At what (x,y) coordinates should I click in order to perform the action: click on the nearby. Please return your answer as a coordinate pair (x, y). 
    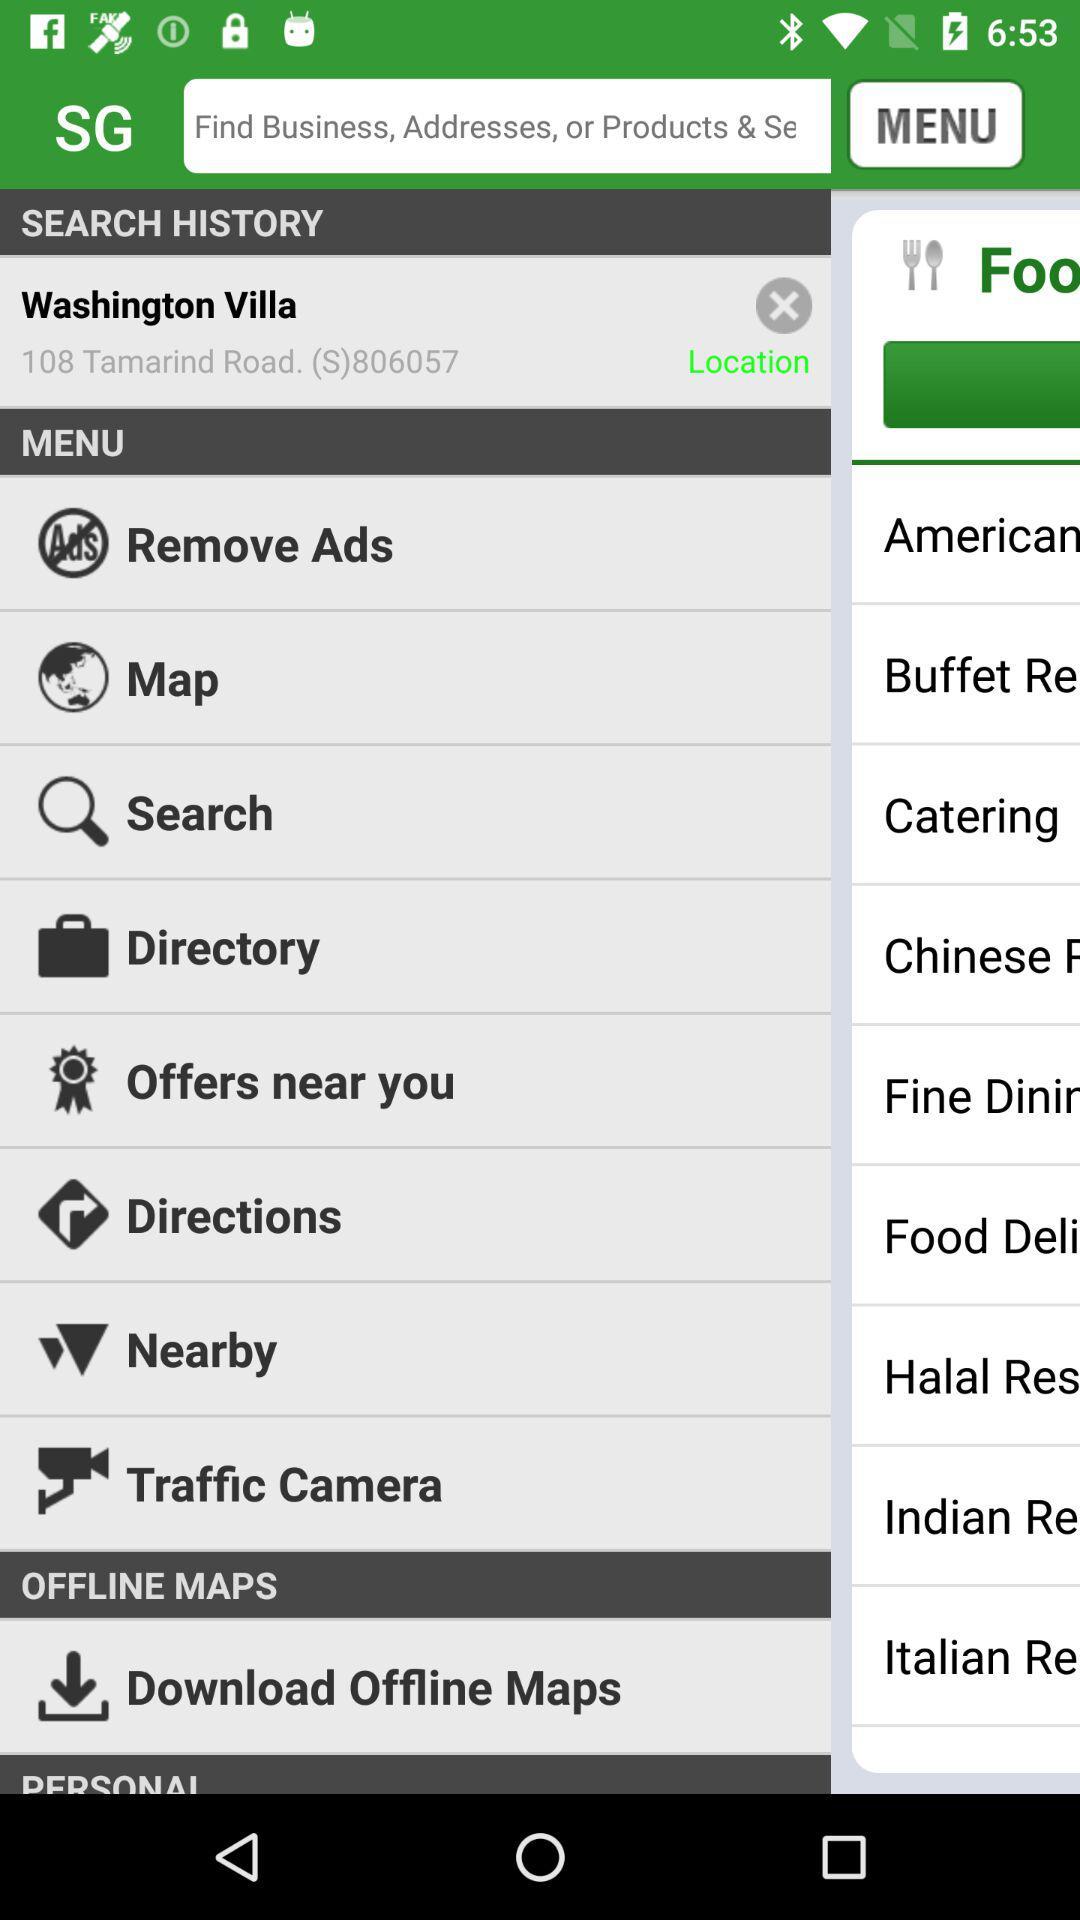
    Looking at the image, I should click on (540, 1348).